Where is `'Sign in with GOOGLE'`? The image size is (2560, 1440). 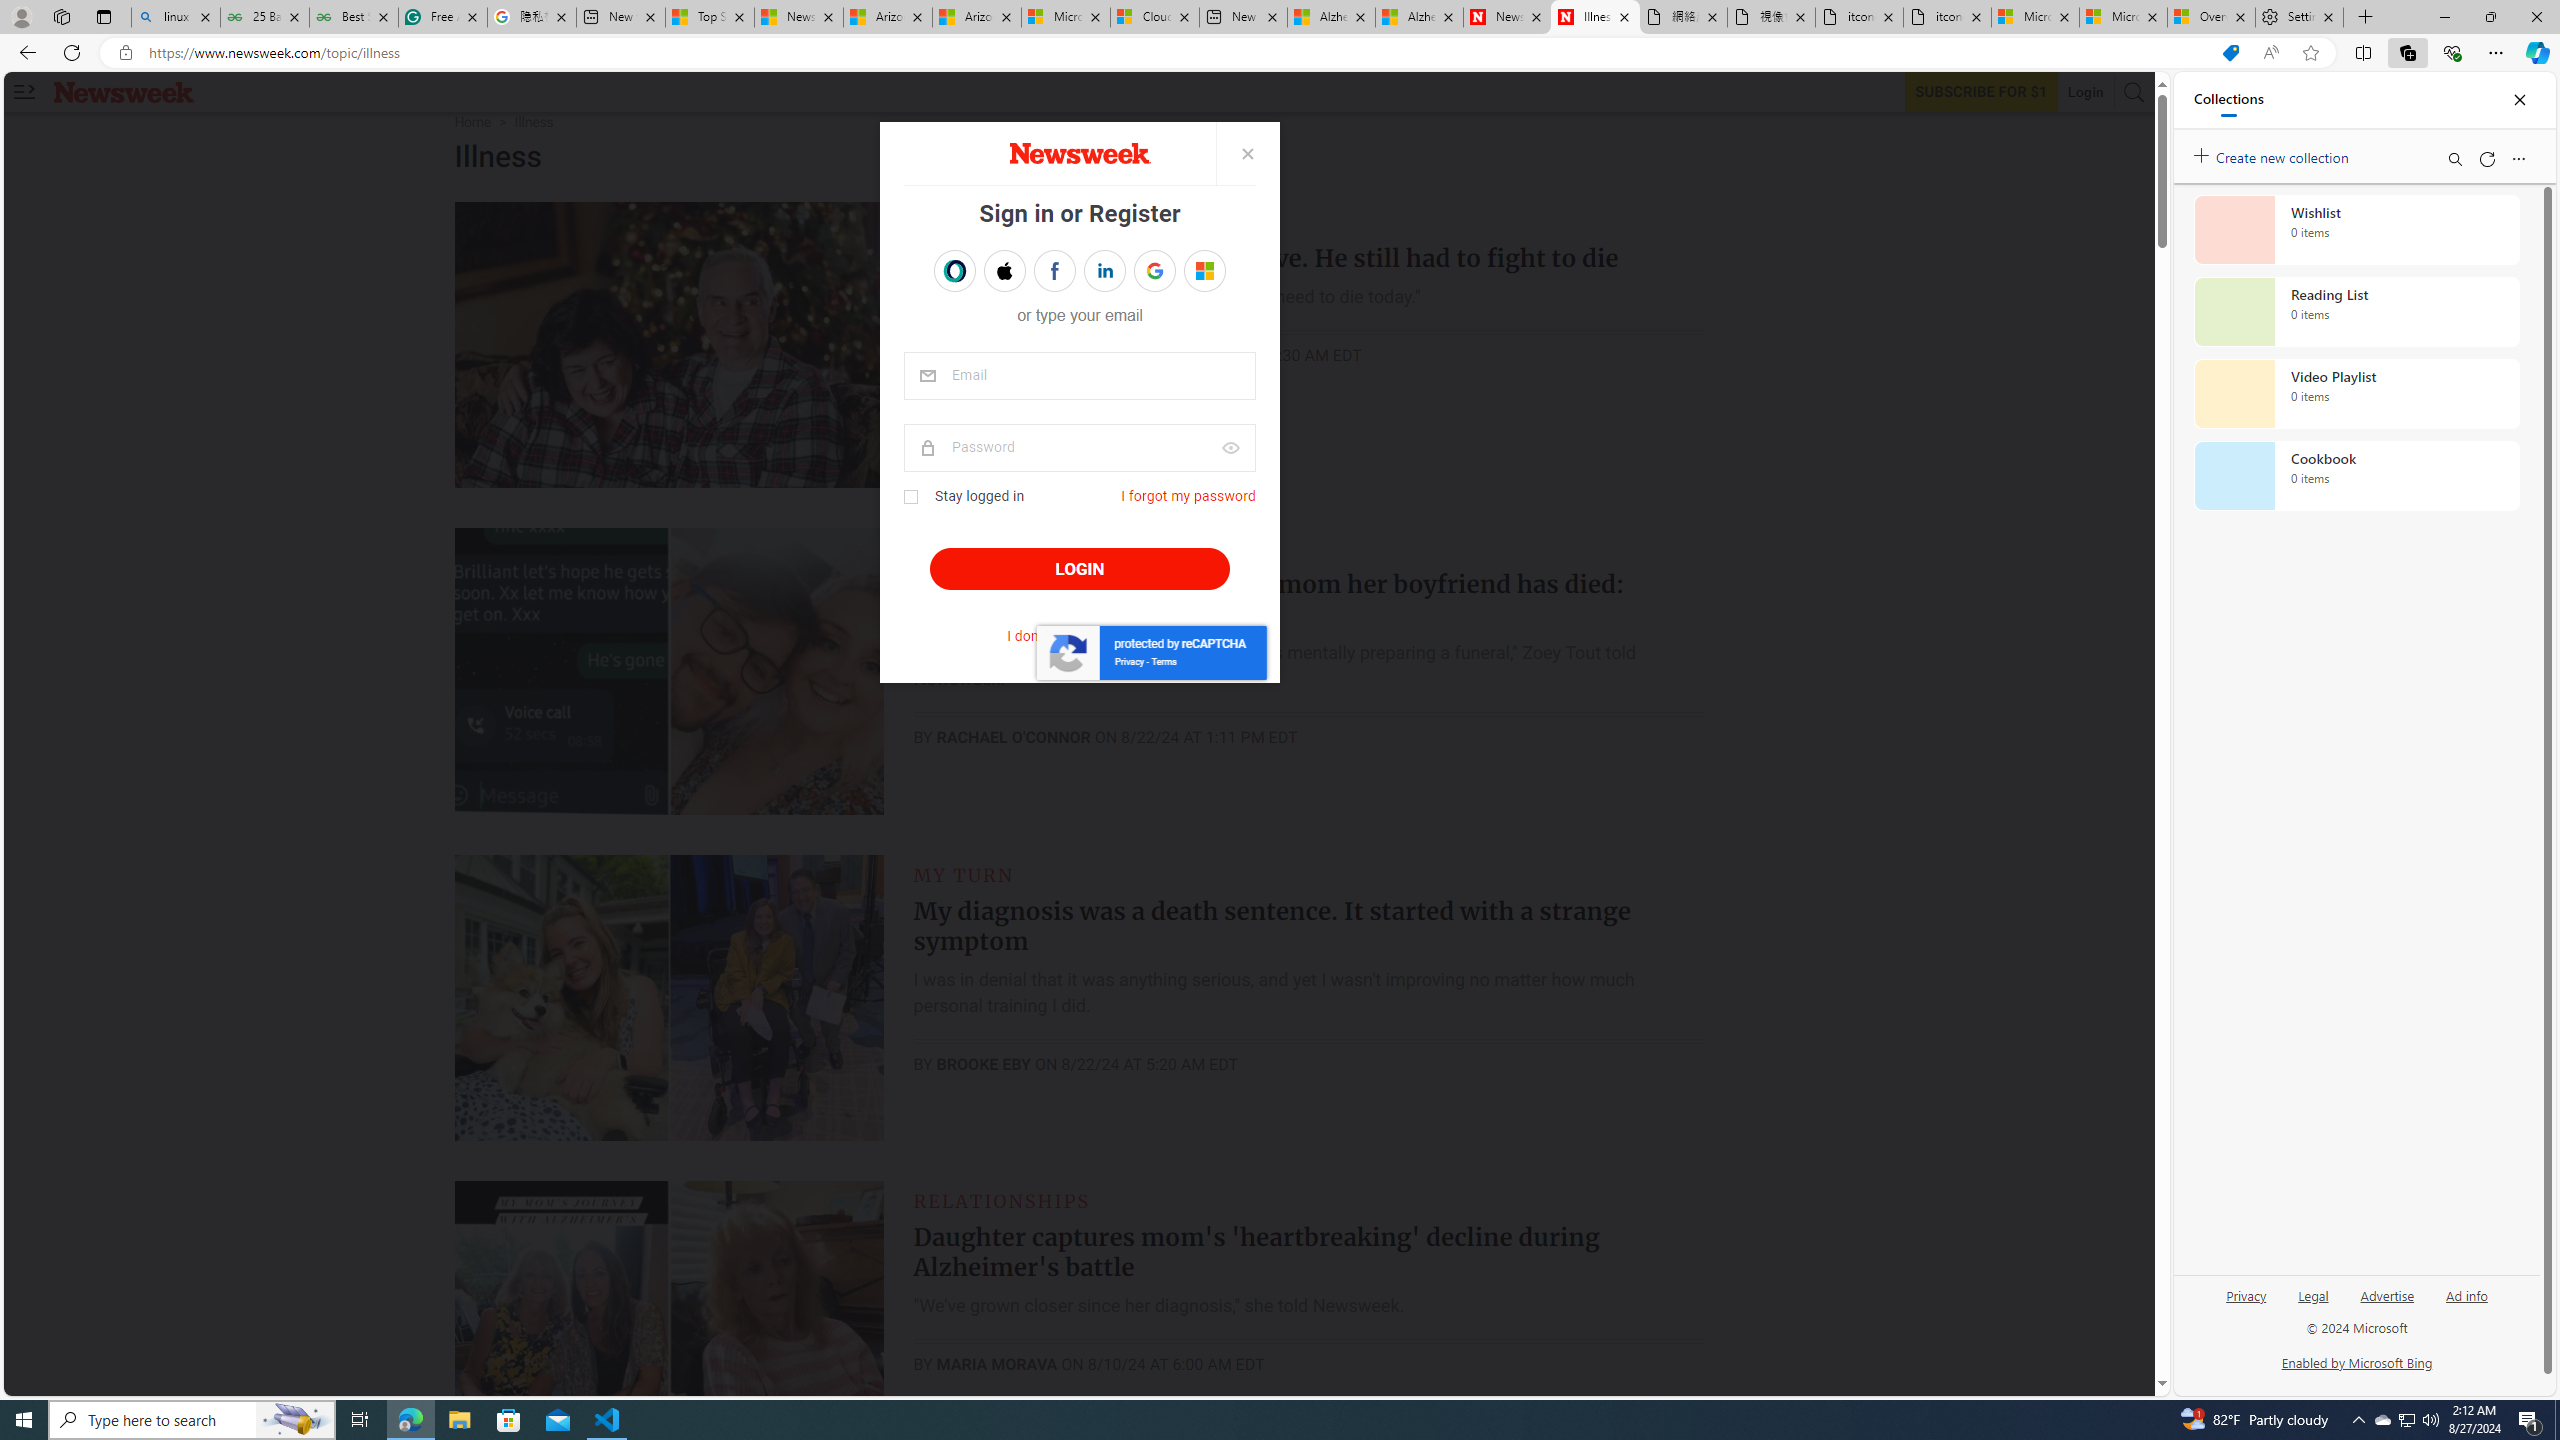
'Sign in with GOOGLE' is located at coordinates (1153, 271).